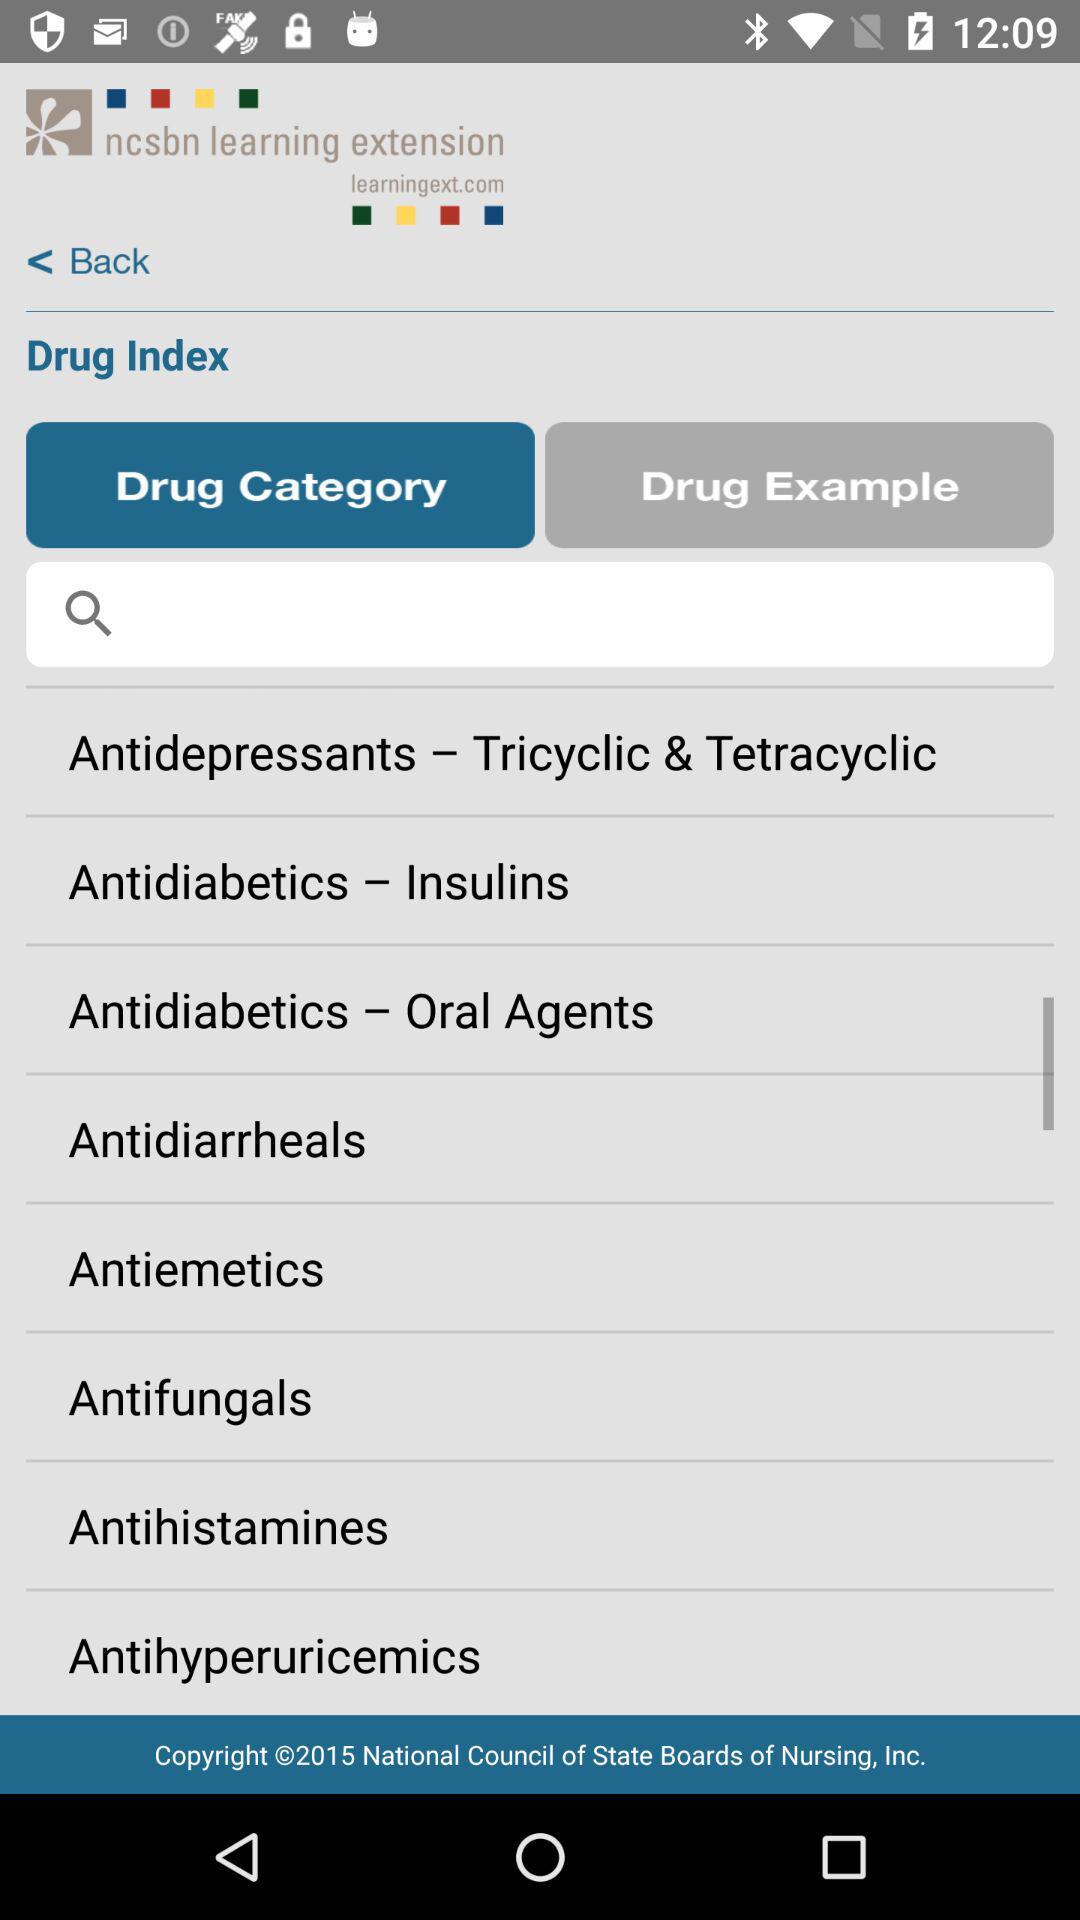 This screenshot has width=1080, height=1920. What do you see at coordinates (540, 1524) in the screenshot?
I see `the antihistamines` at bounding box center [540, 1524].